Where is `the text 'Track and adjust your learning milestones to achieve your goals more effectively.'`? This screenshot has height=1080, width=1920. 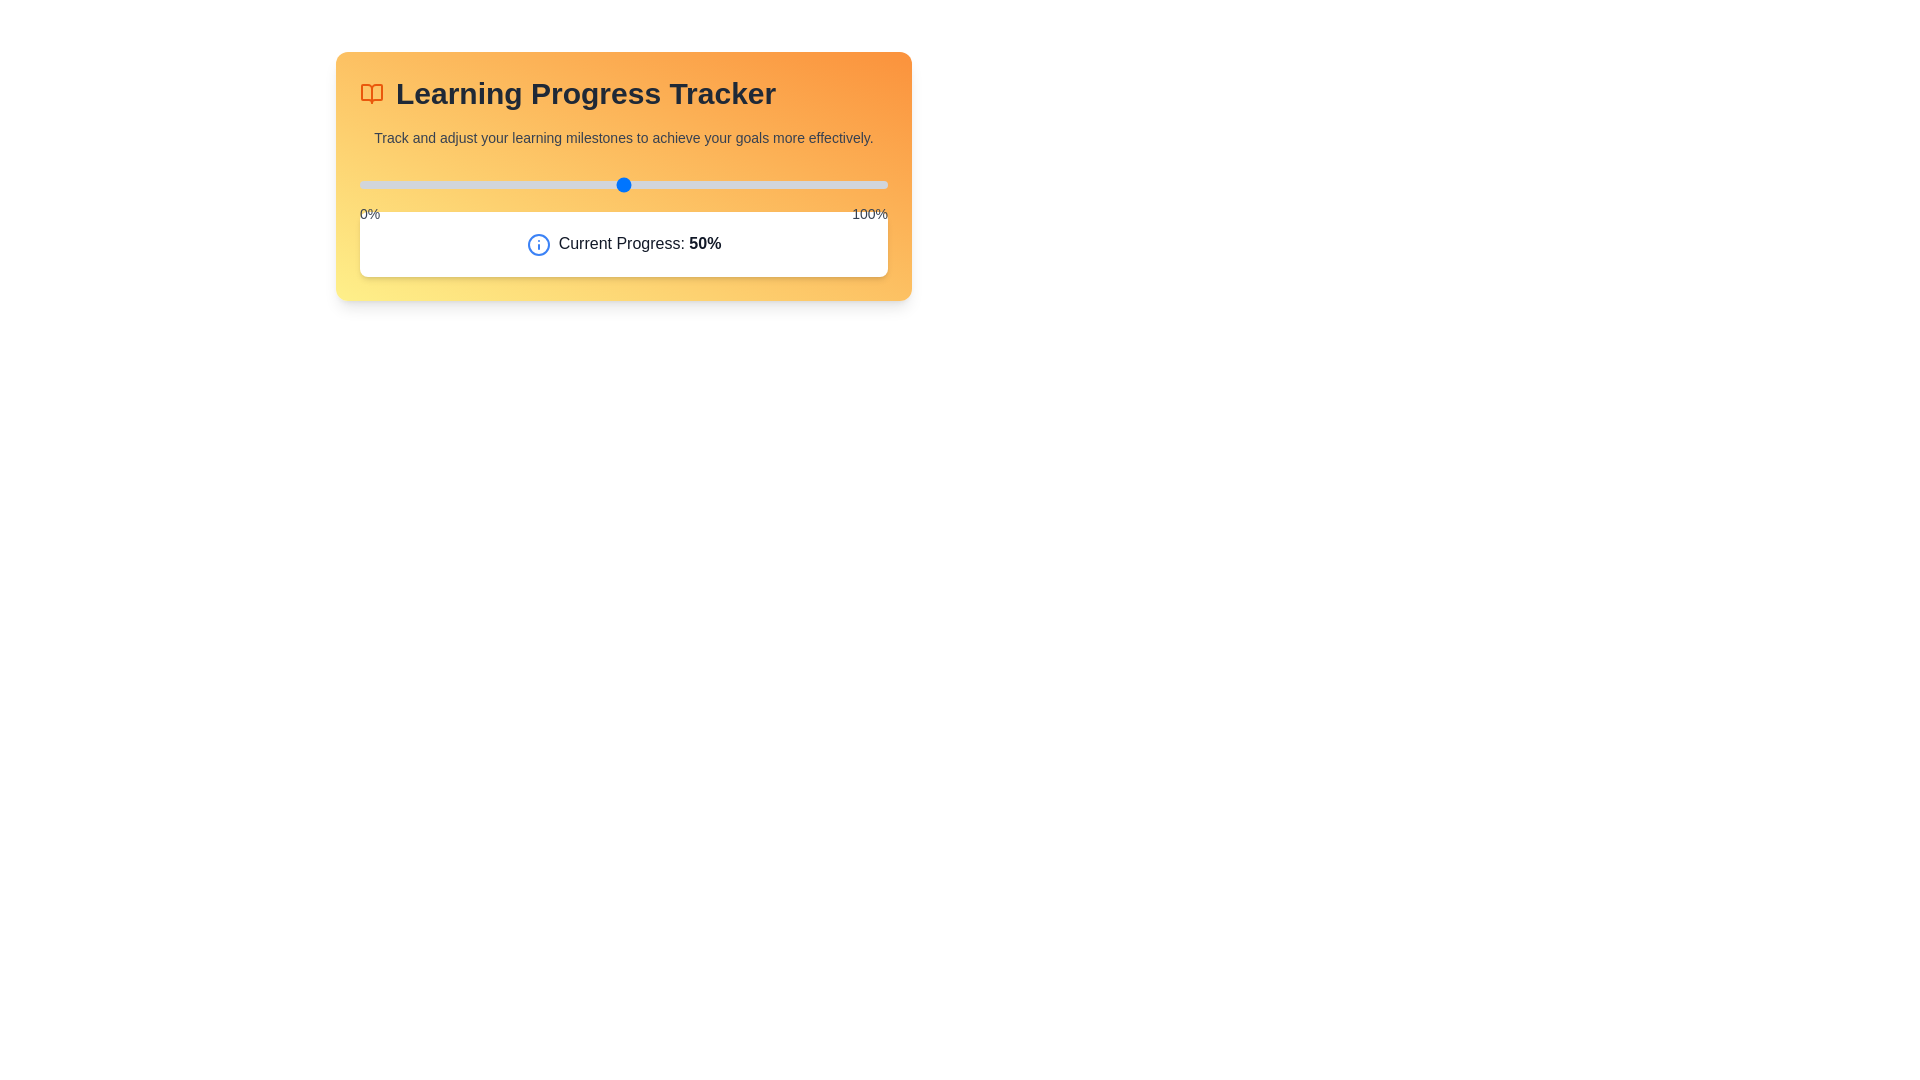 the text 'Track and adjust your learning milestones to achieve your goals more effectively.' is located at coordinates (360, 127).